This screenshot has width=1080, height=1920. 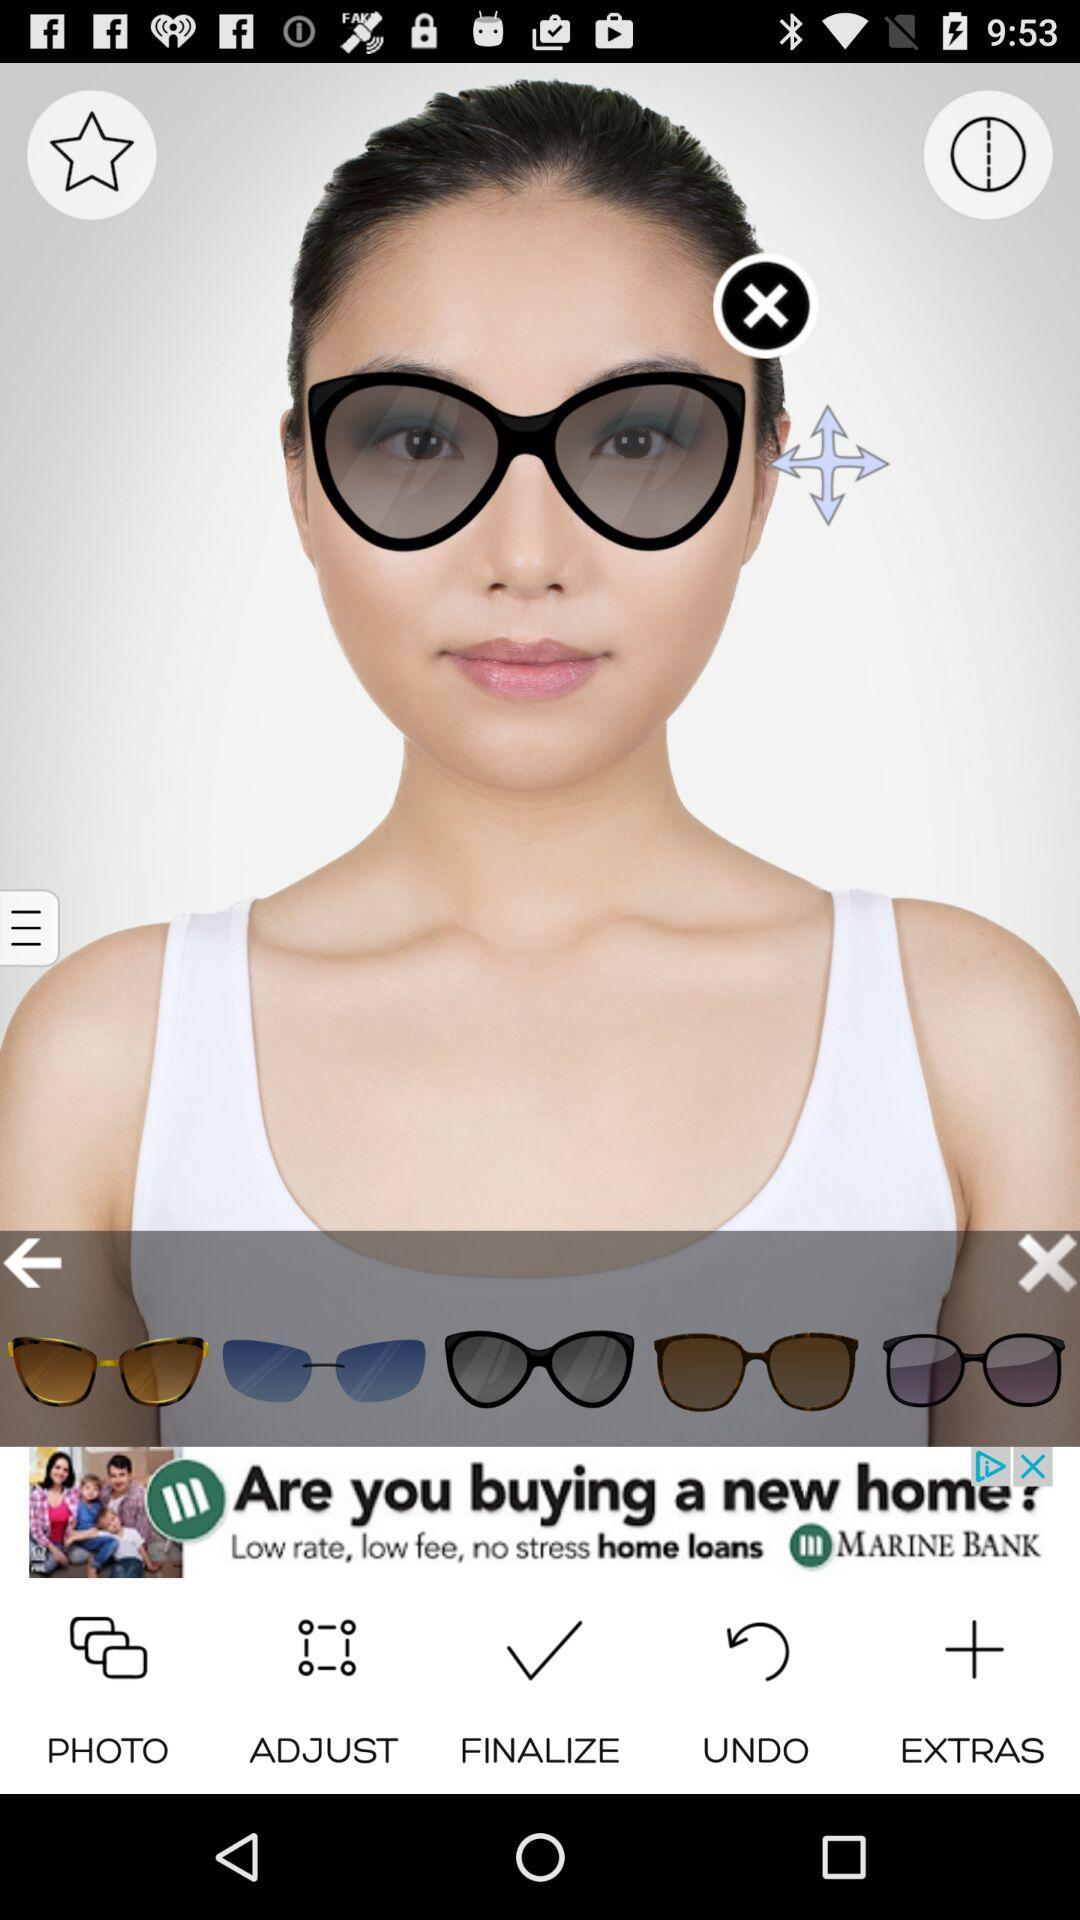 I want to click on fashion page, so click(x=971, y=1370).